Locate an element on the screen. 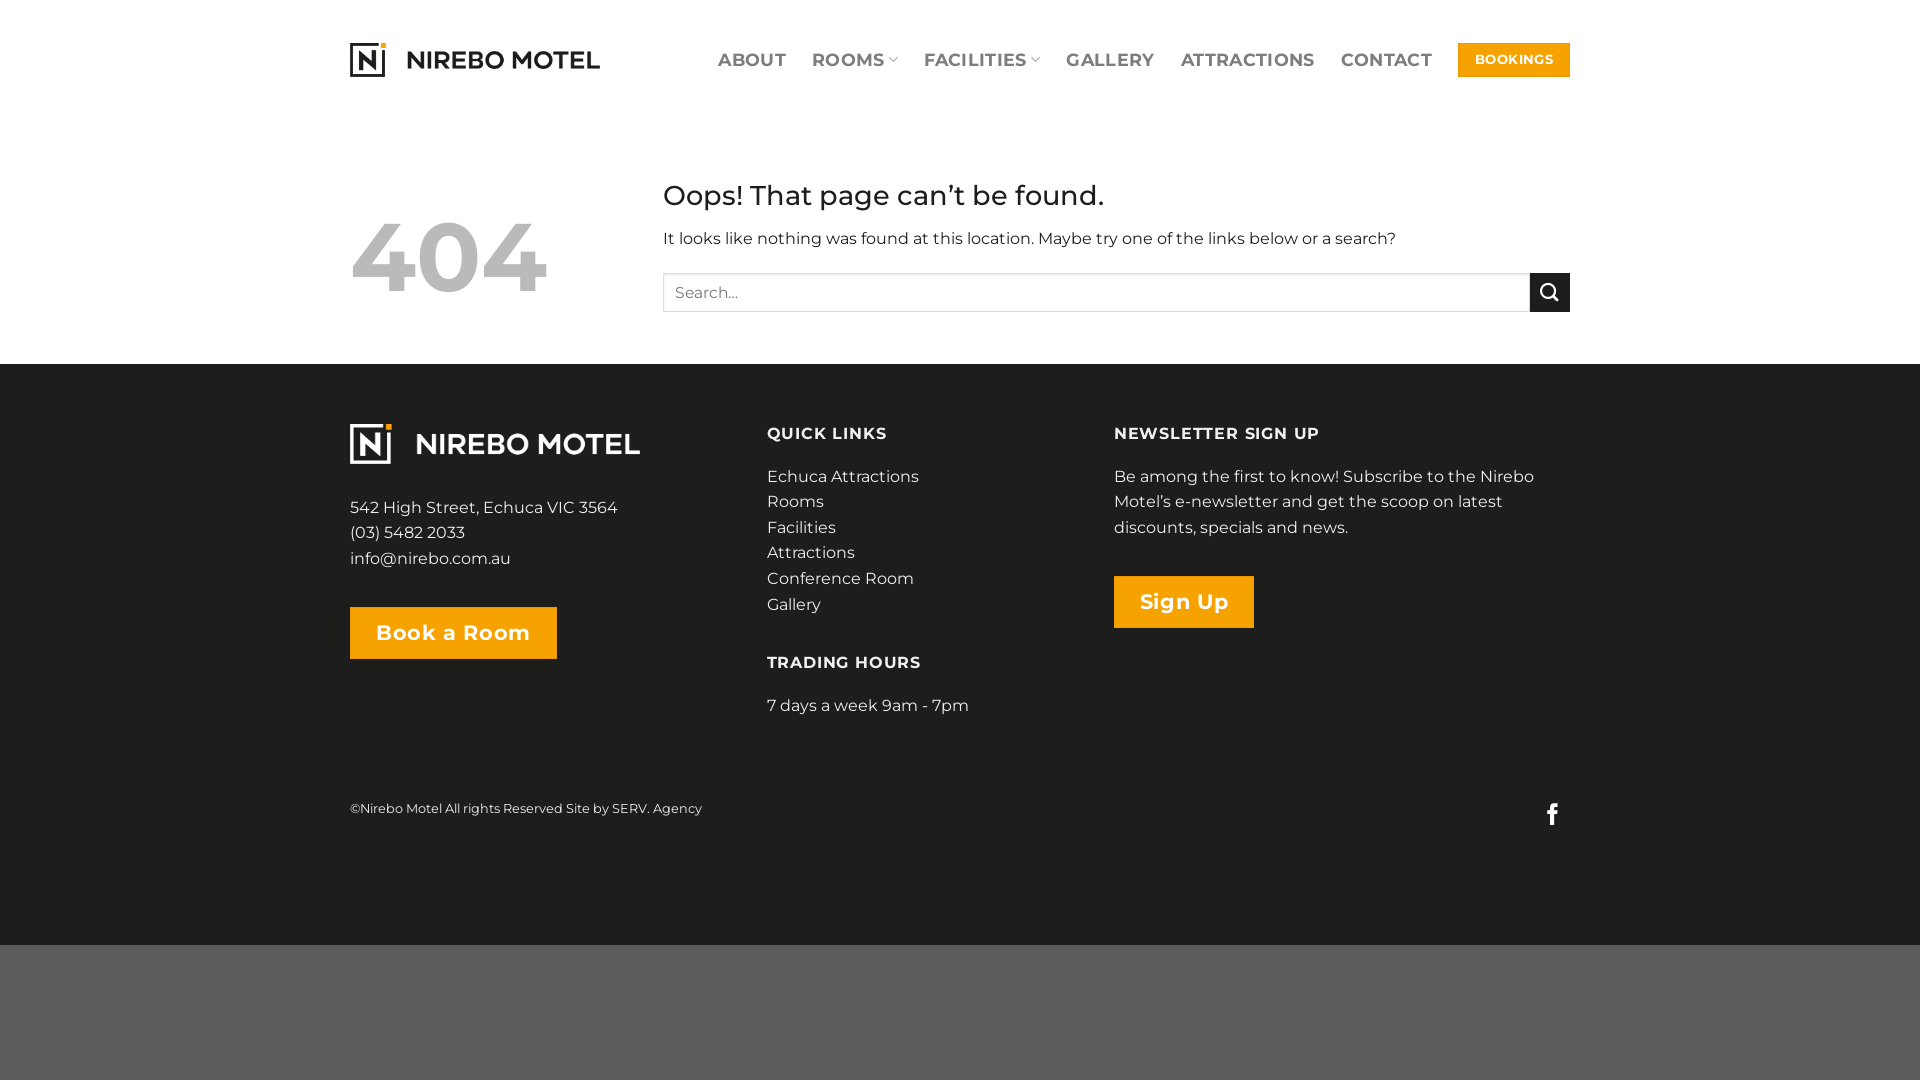 The width and height of the screenshot is (1920, 1080). 'BOOKINGS' is located at coordinates (1513, 59).